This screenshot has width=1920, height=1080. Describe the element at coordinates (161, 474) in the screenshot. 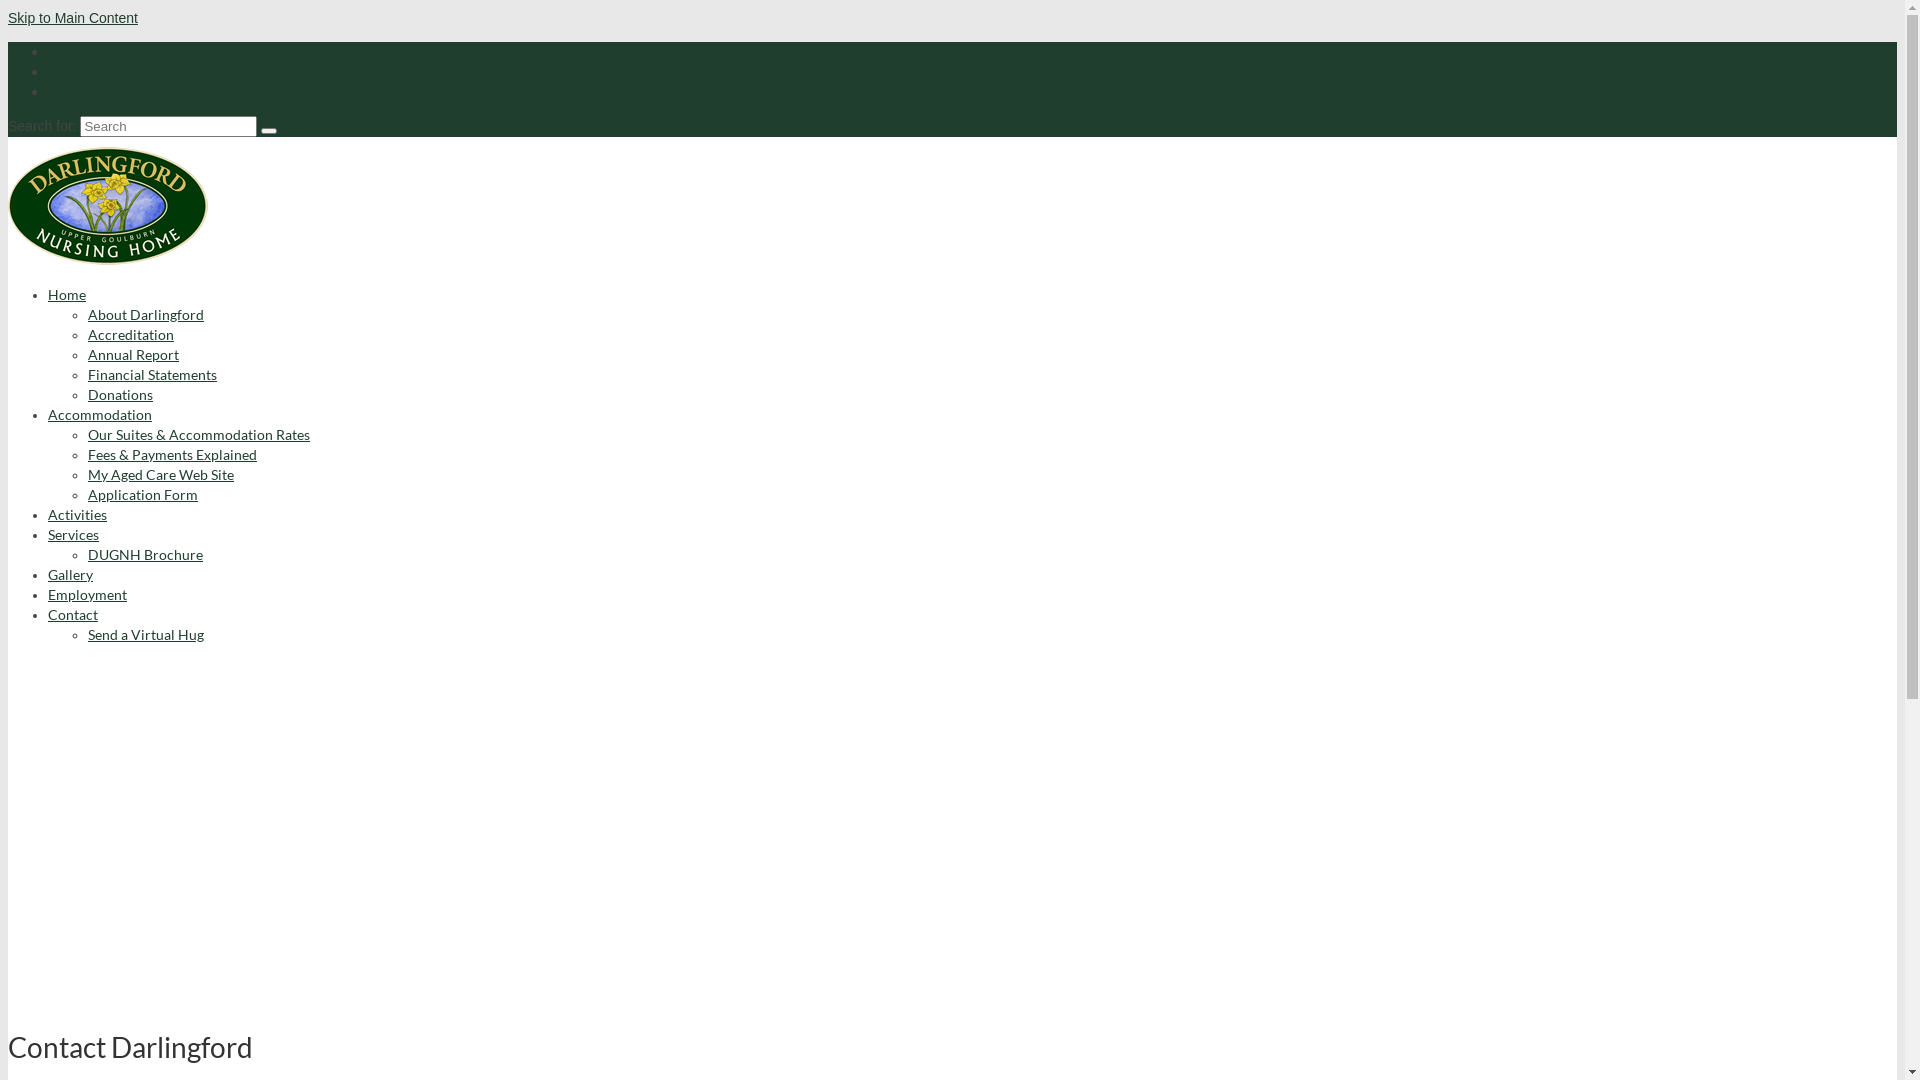

I see `'My Aged Care Web Site'` at that location.